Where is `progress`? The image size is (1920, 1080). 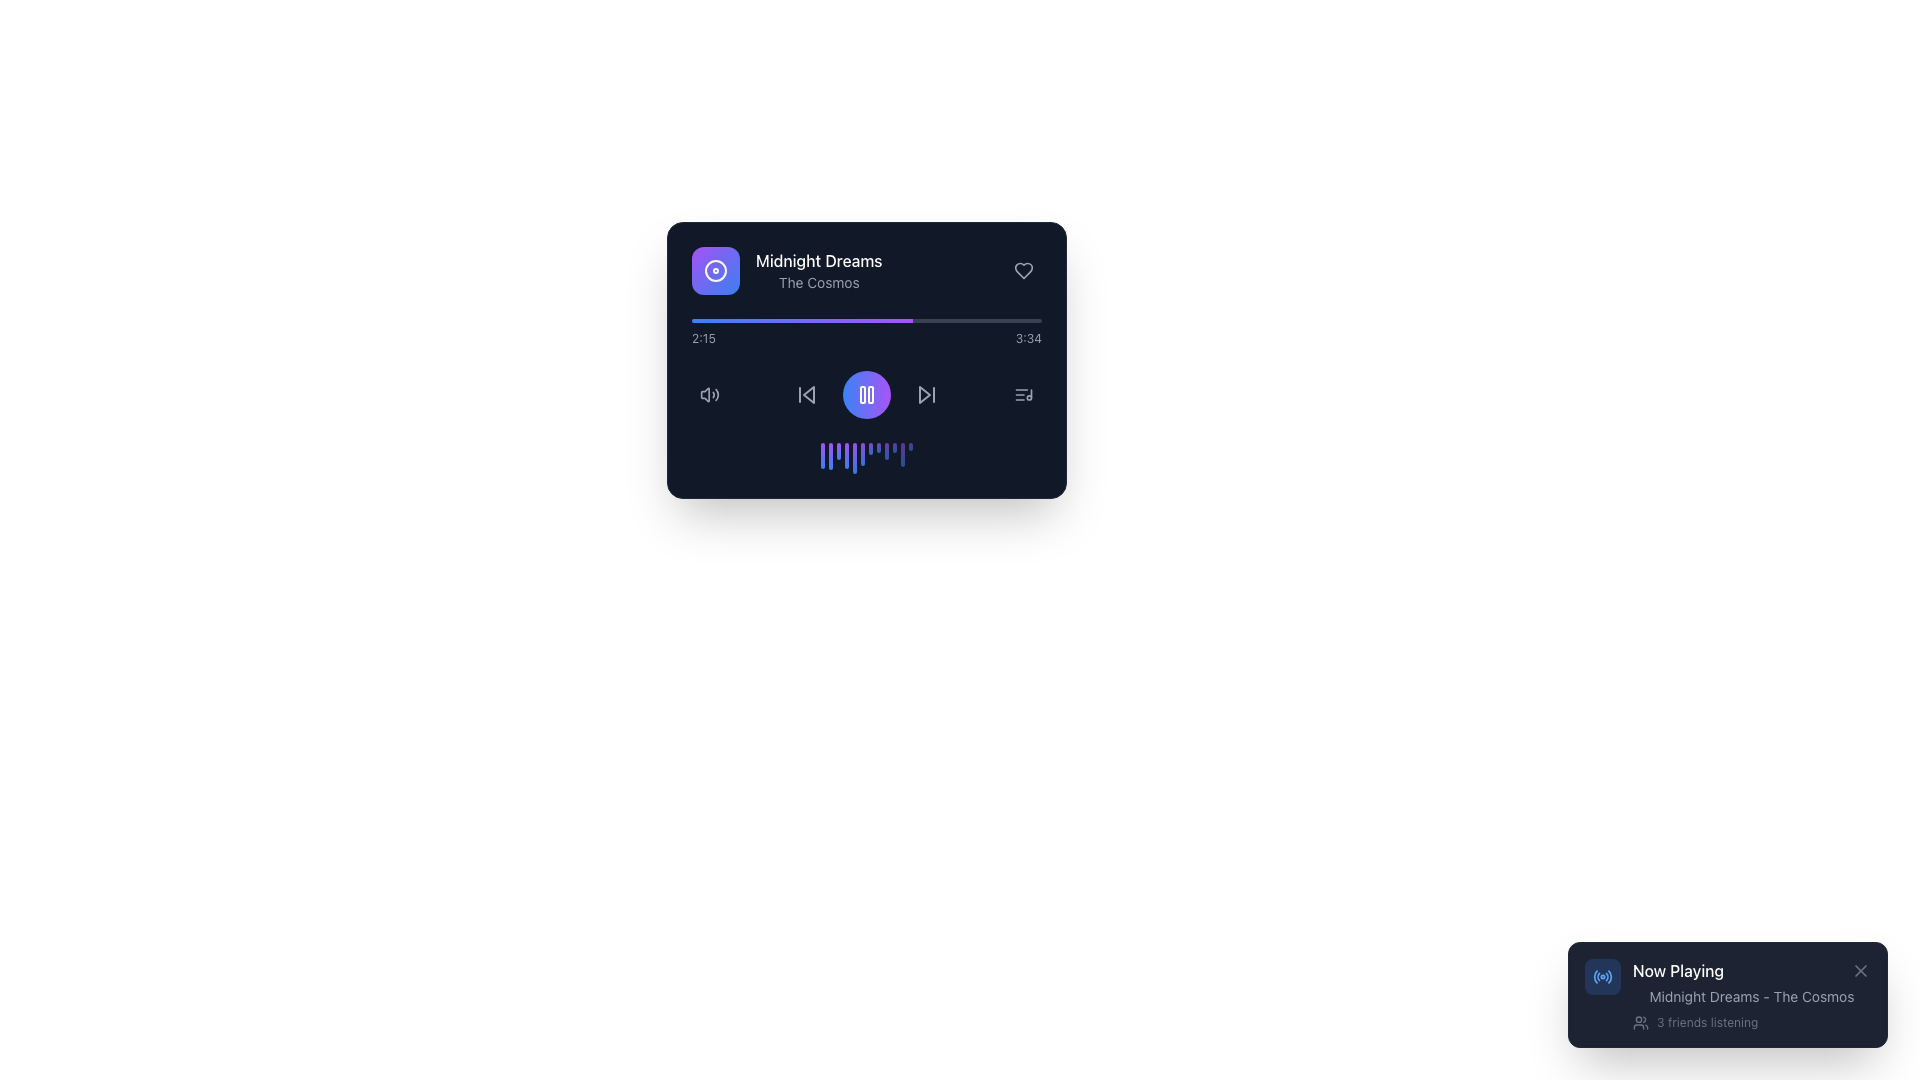 progress is located at coordinates (1031, 319).